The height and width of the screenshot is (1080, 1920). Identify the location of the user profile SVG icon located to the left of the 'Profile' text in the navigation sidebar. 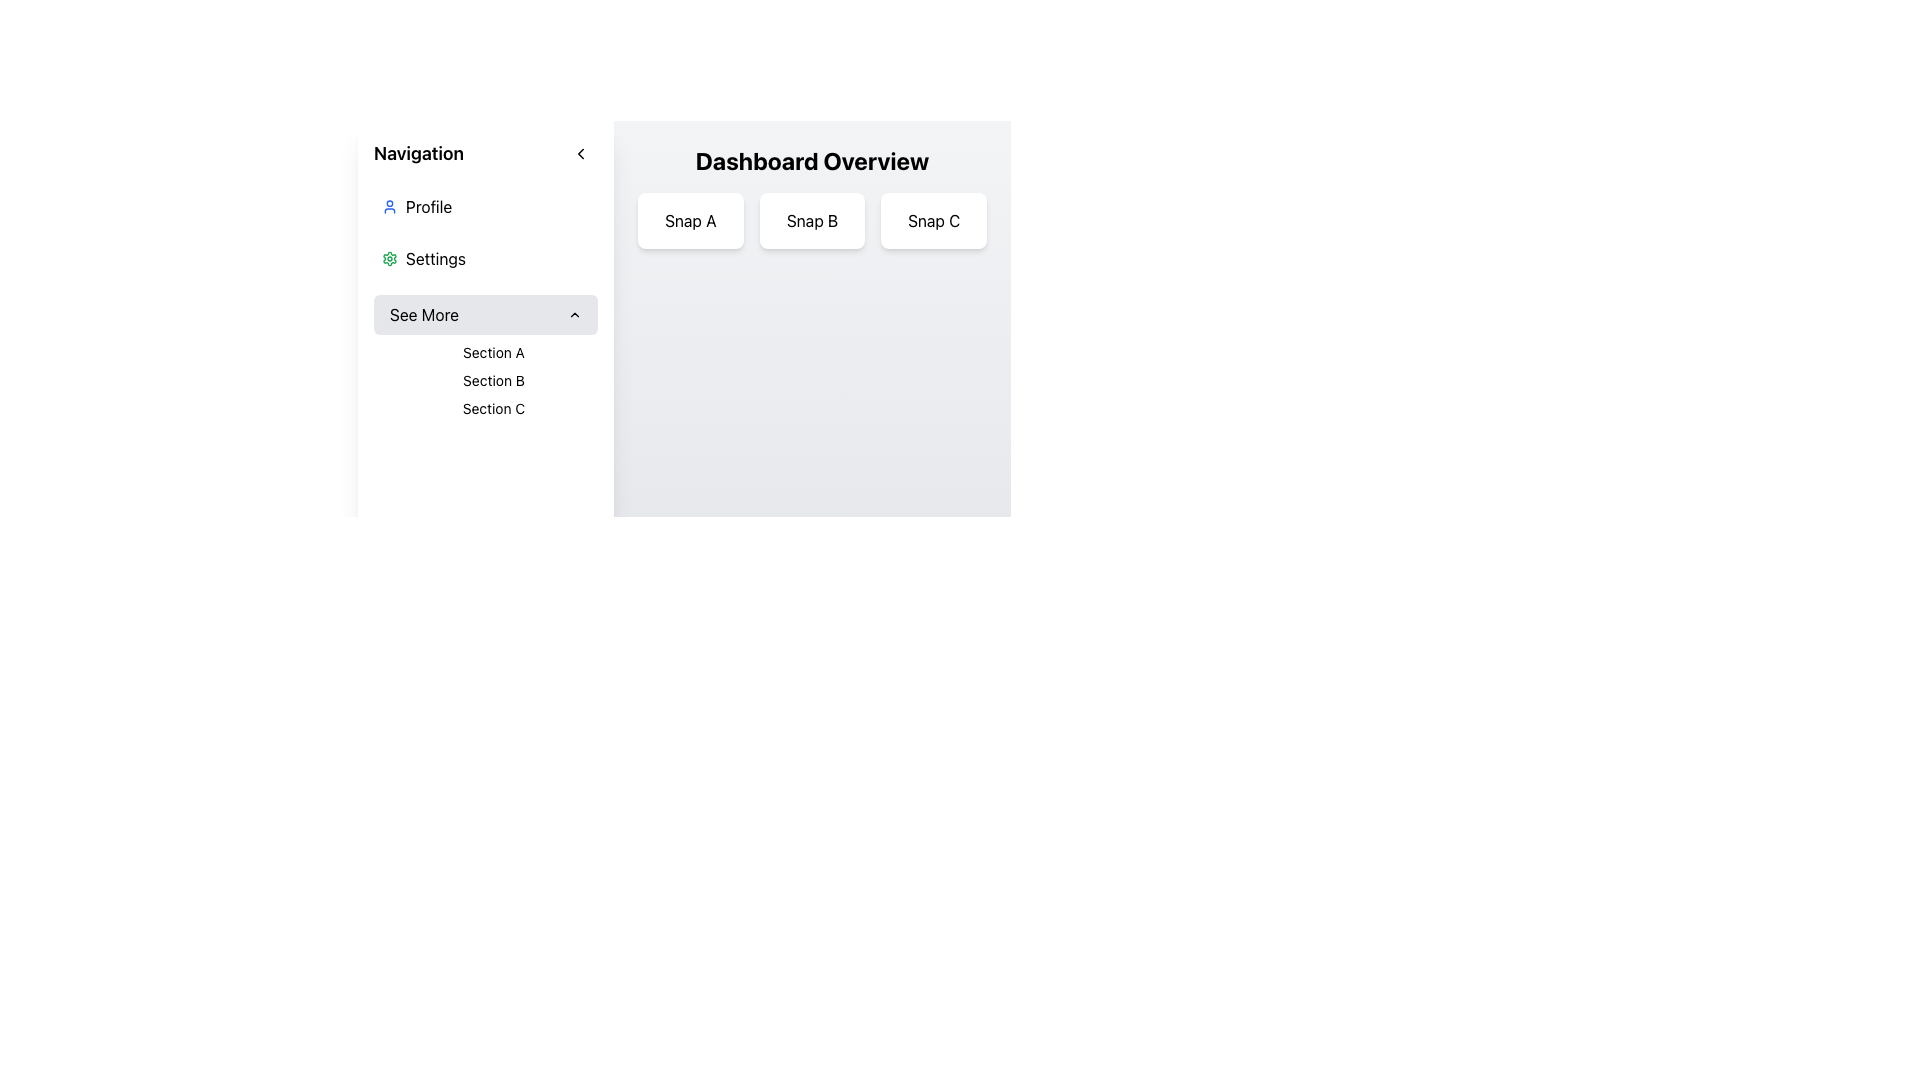
(389, 207).